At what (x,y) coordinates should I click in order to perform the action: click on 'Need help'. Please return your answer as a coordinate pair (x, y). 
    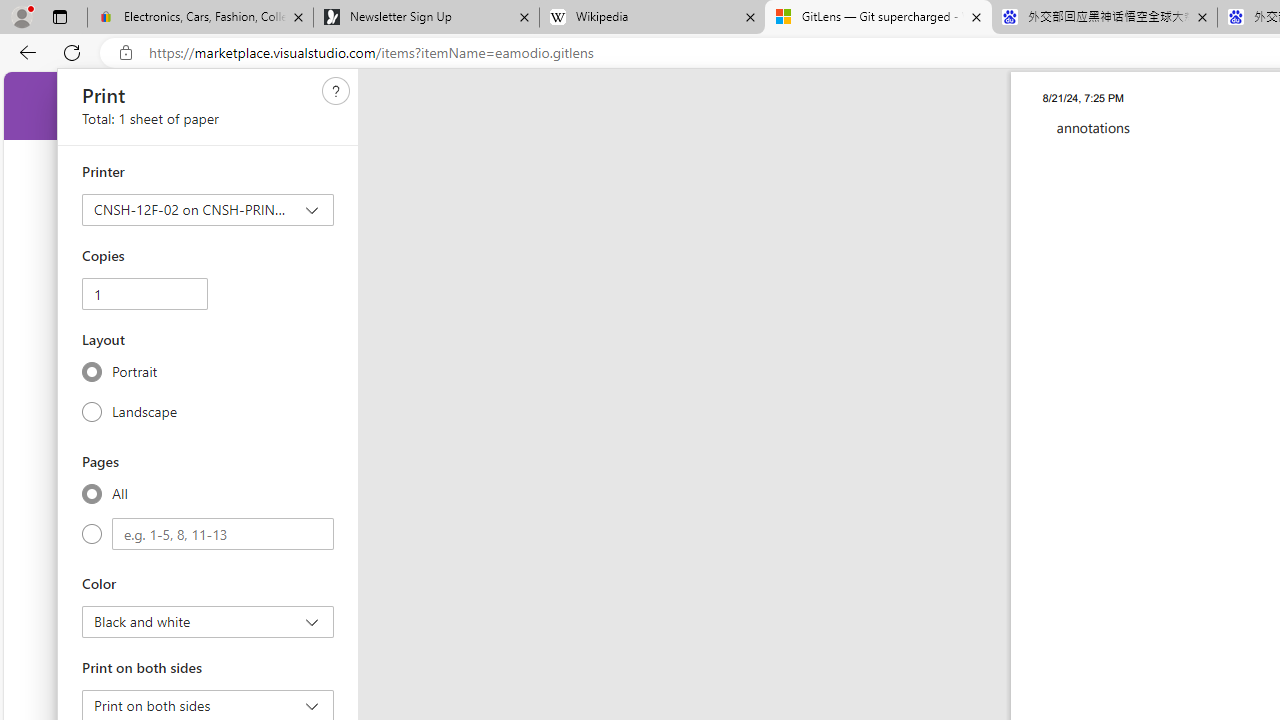
    Looking at the image, I should click on (336, 91).